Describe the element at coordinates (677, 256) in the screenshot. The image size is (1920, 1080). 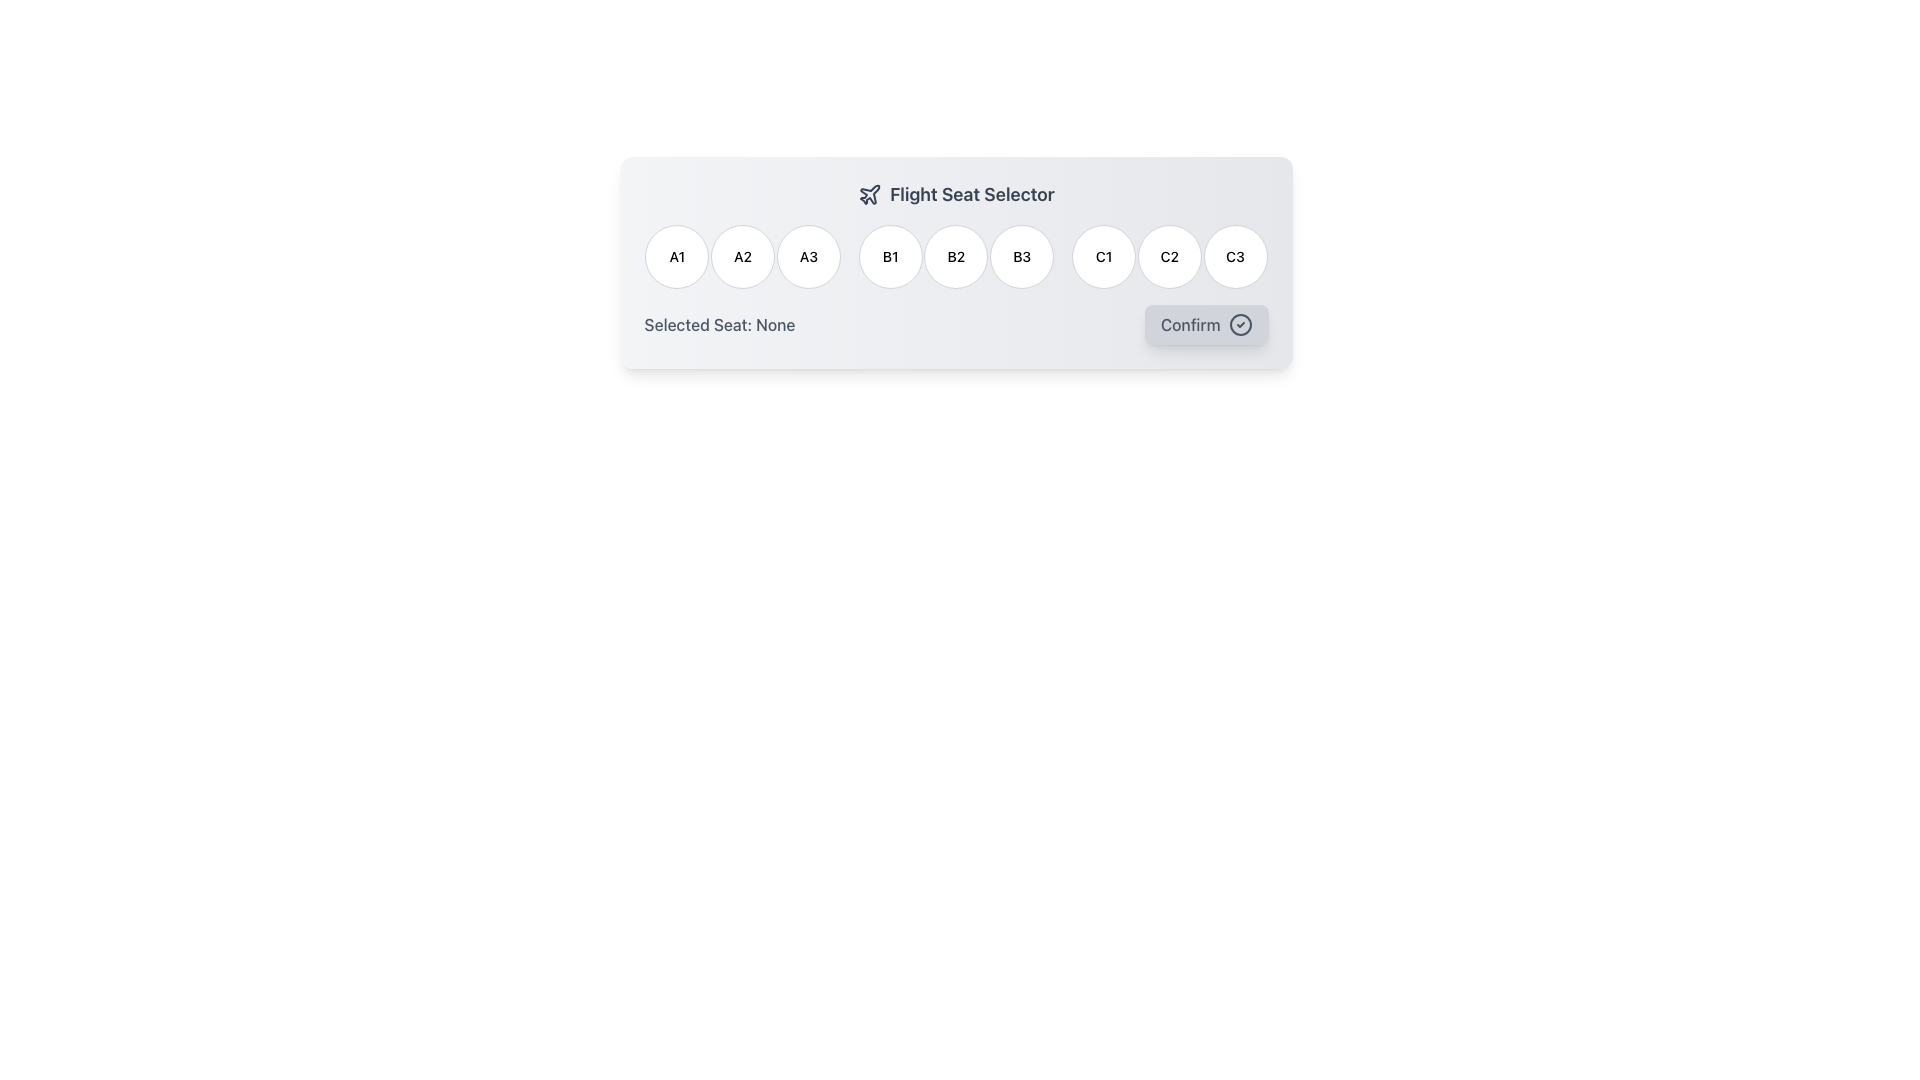
I see `the circular button labeled 'A1' with a white background and gray border` at that location.